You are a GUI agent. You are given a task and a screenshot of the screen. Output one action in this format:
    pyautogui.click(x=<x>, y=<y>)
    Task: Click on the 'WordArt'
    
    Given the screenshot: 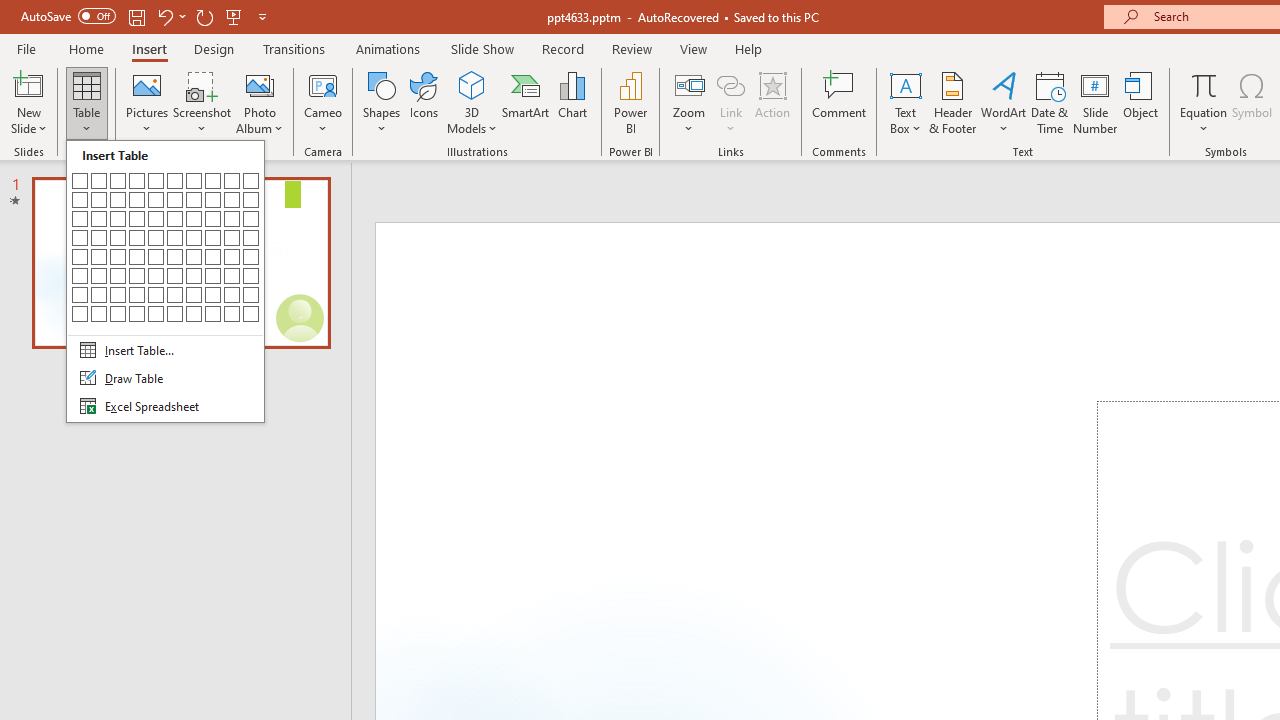 What is the action you would take?
    pyautogui.click(x=1004, y=103)
    